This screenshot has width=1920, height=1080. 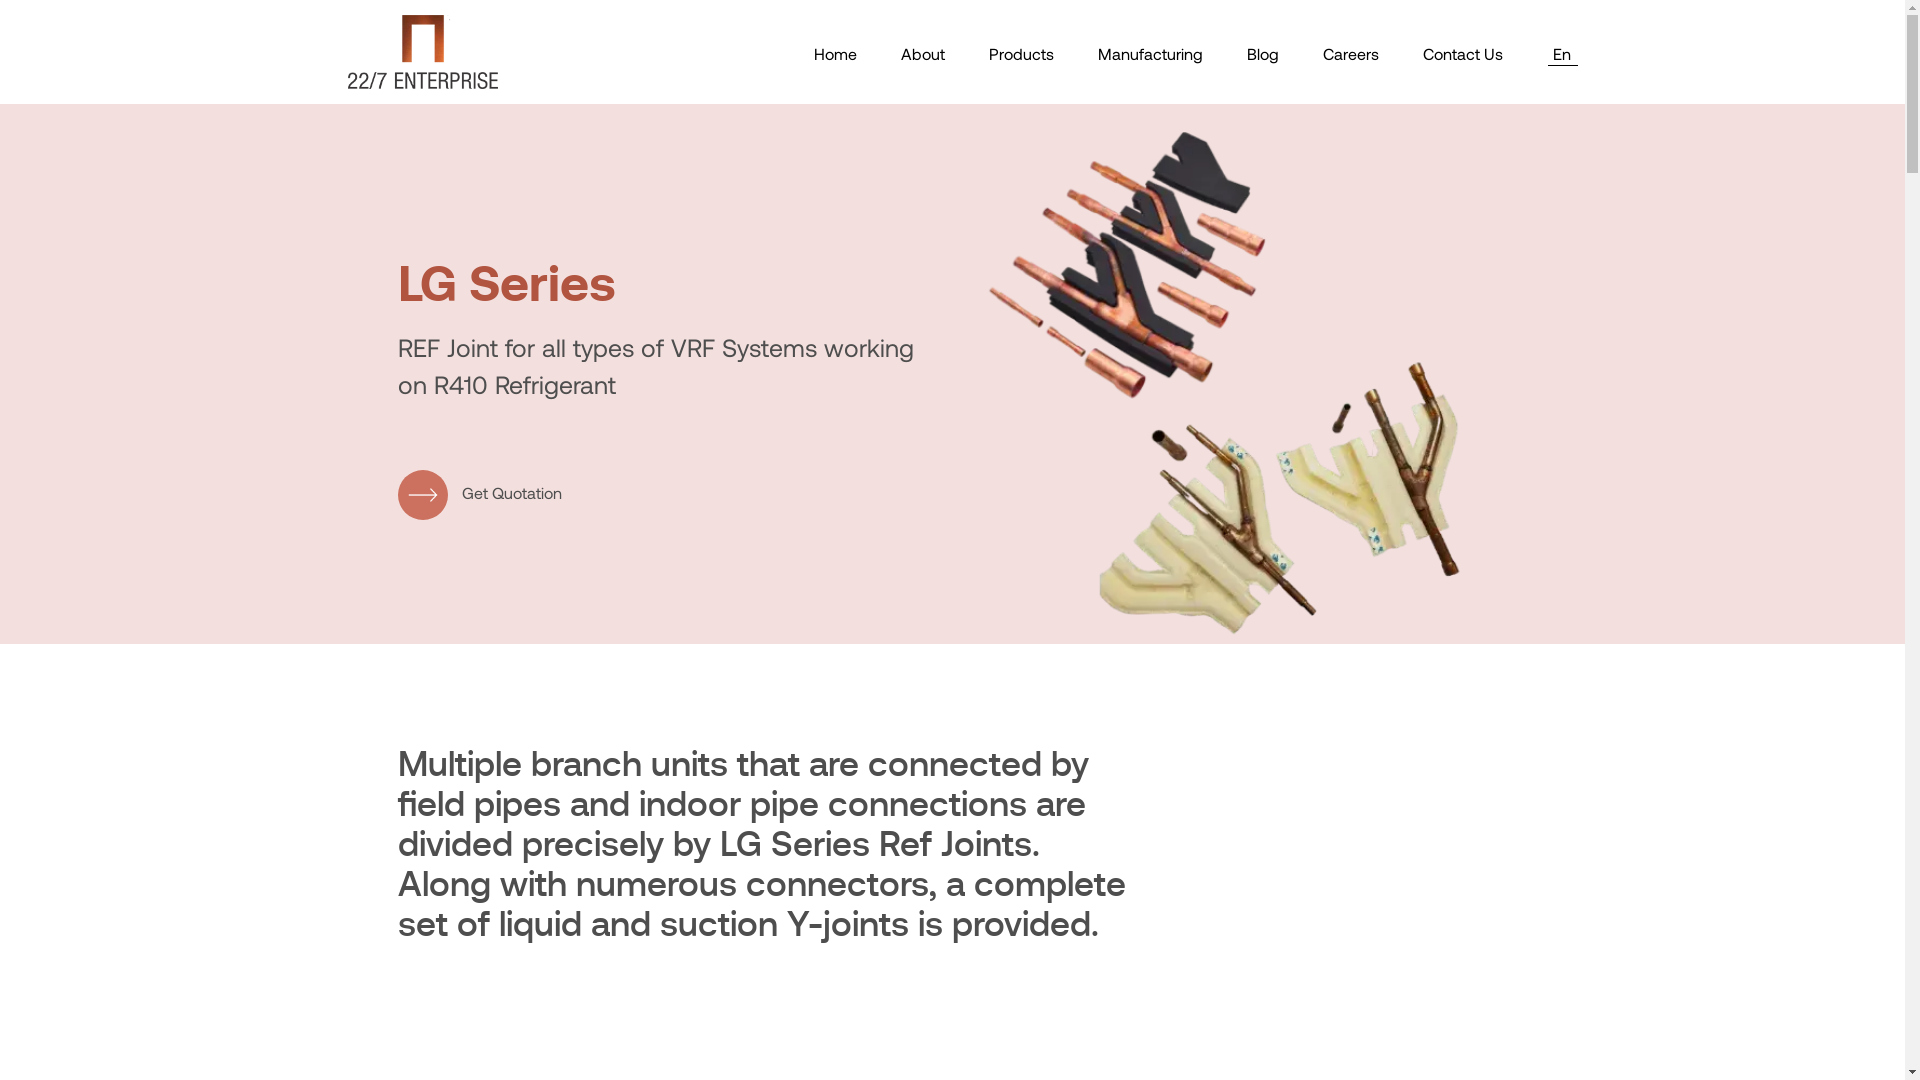 I want to click on 'Blog', so click(x=1245, y=52).